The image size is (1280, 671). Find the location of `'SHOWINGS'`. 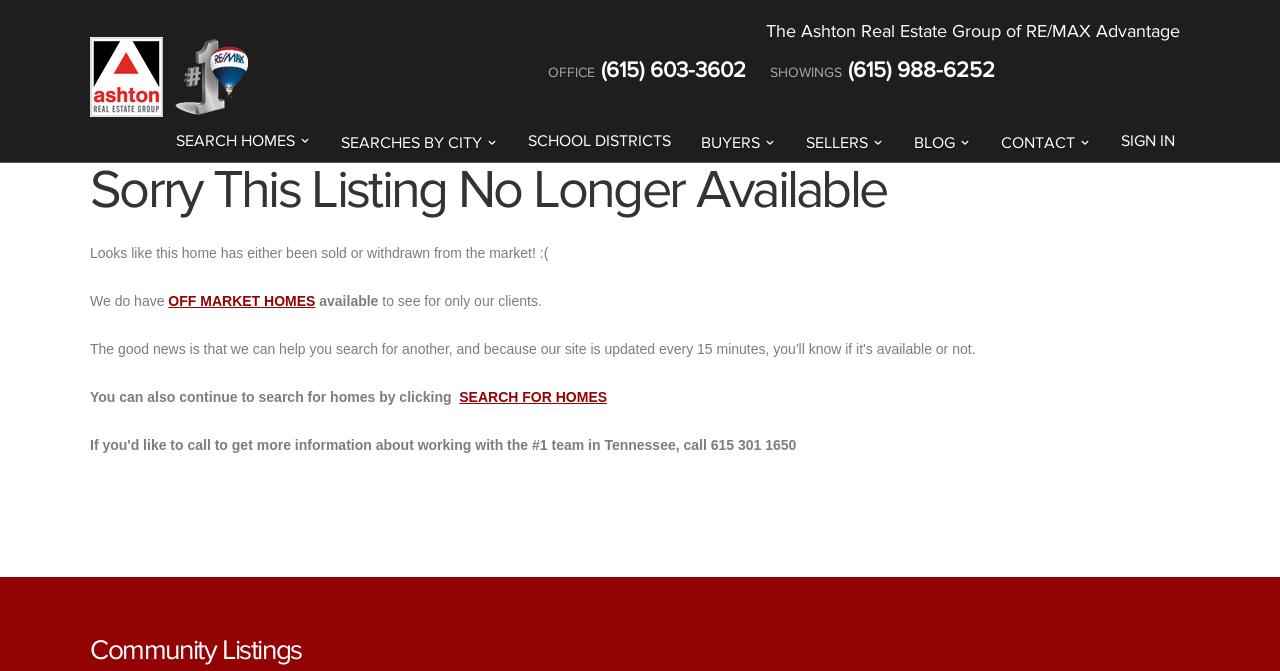

'SHOWINGS' is located at coordinates (769, 72).